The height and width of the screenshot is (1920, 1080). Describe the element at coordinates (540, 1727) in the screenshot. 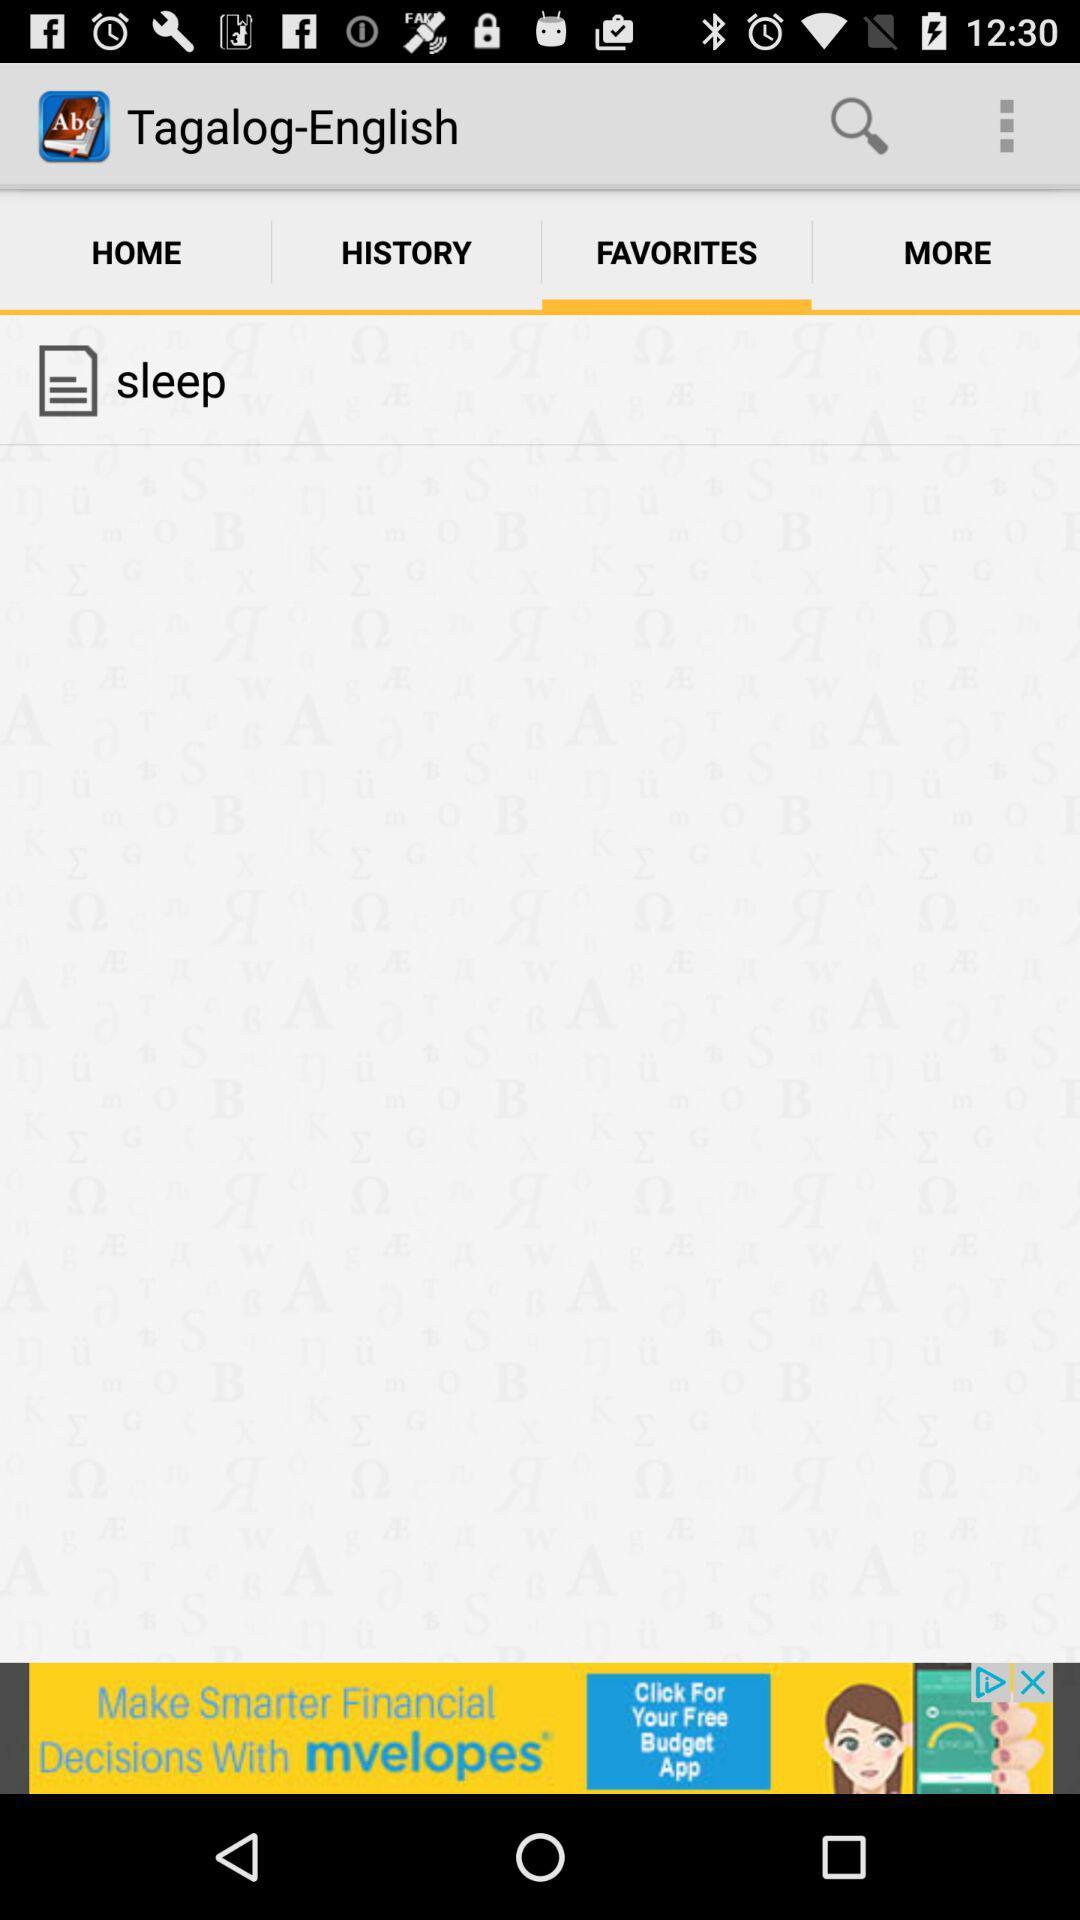

I see `open advertisement` at that location.